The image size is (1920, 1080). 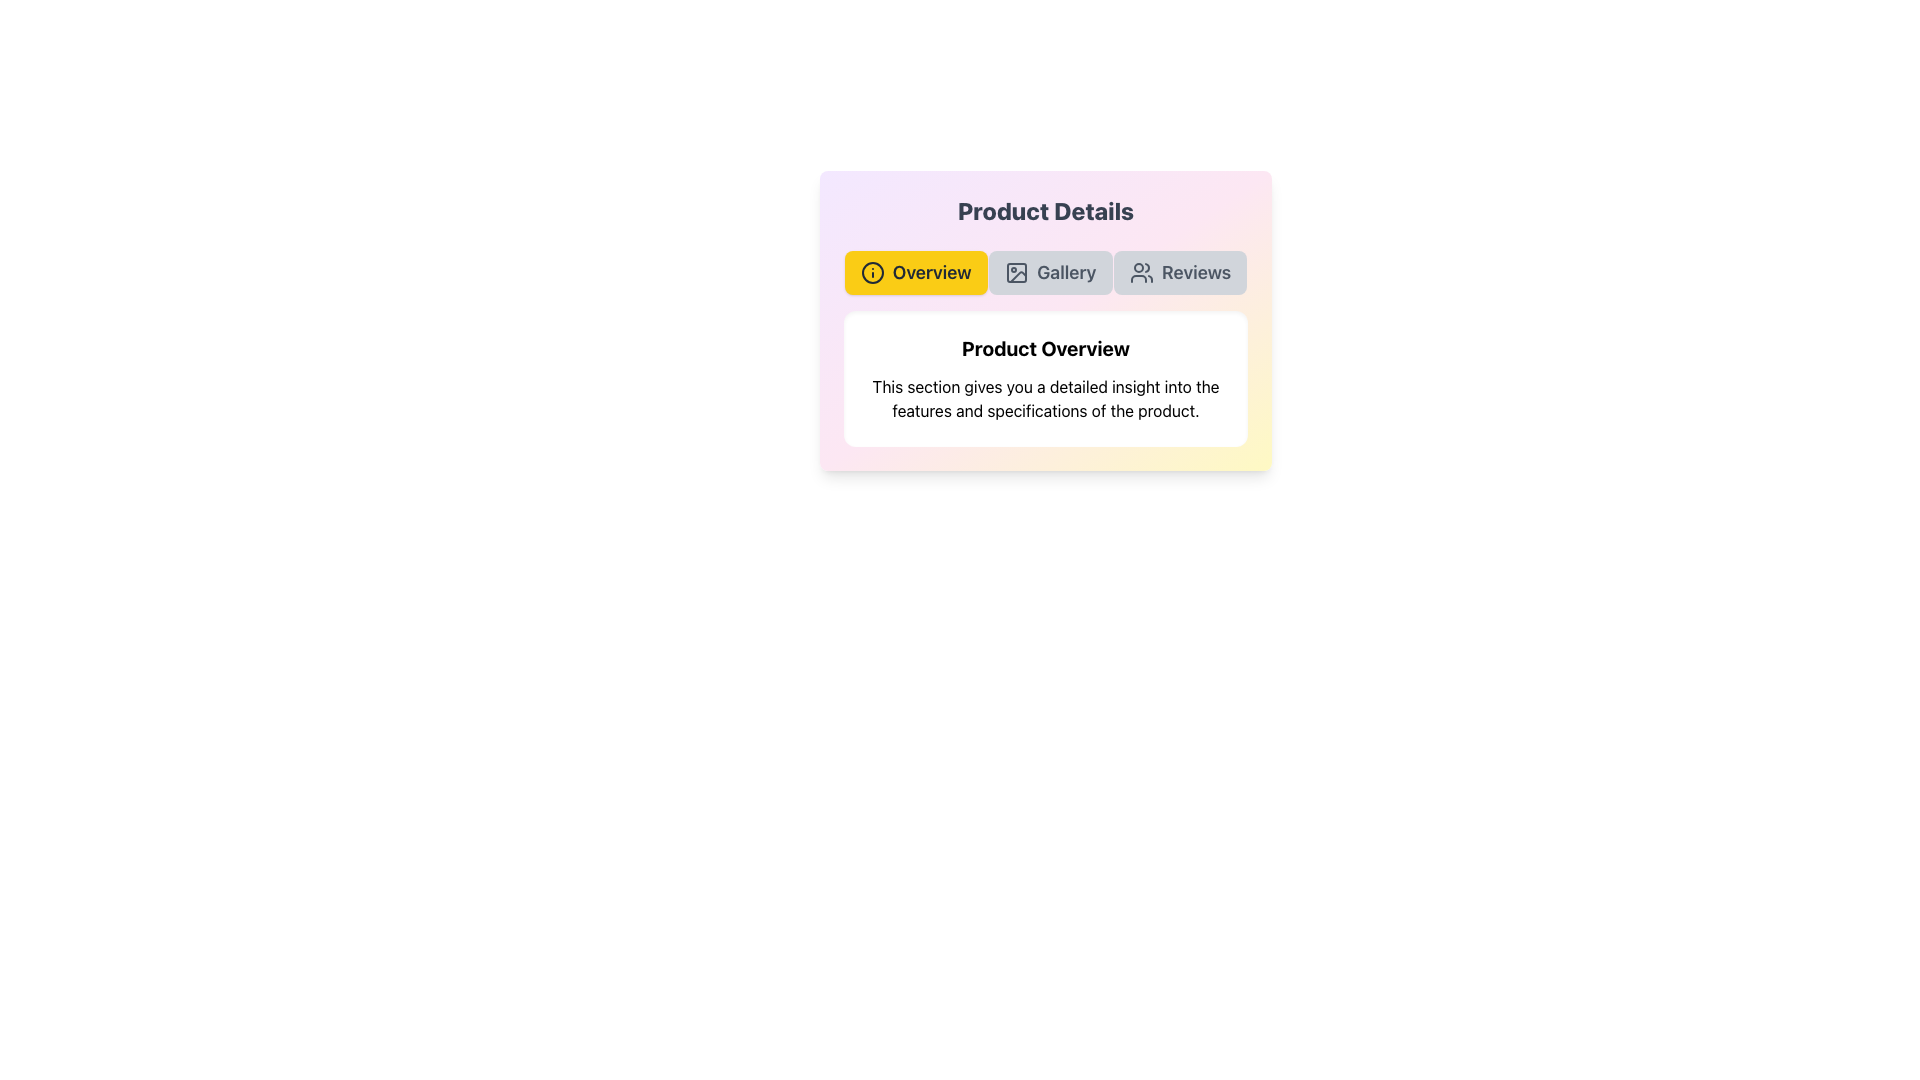 What do you see at coordinates (1045, 347) in the screenshot?
I see `header text located at the center of the header element, which introduces the content section beneath it` at bounding box center [1045, 347].